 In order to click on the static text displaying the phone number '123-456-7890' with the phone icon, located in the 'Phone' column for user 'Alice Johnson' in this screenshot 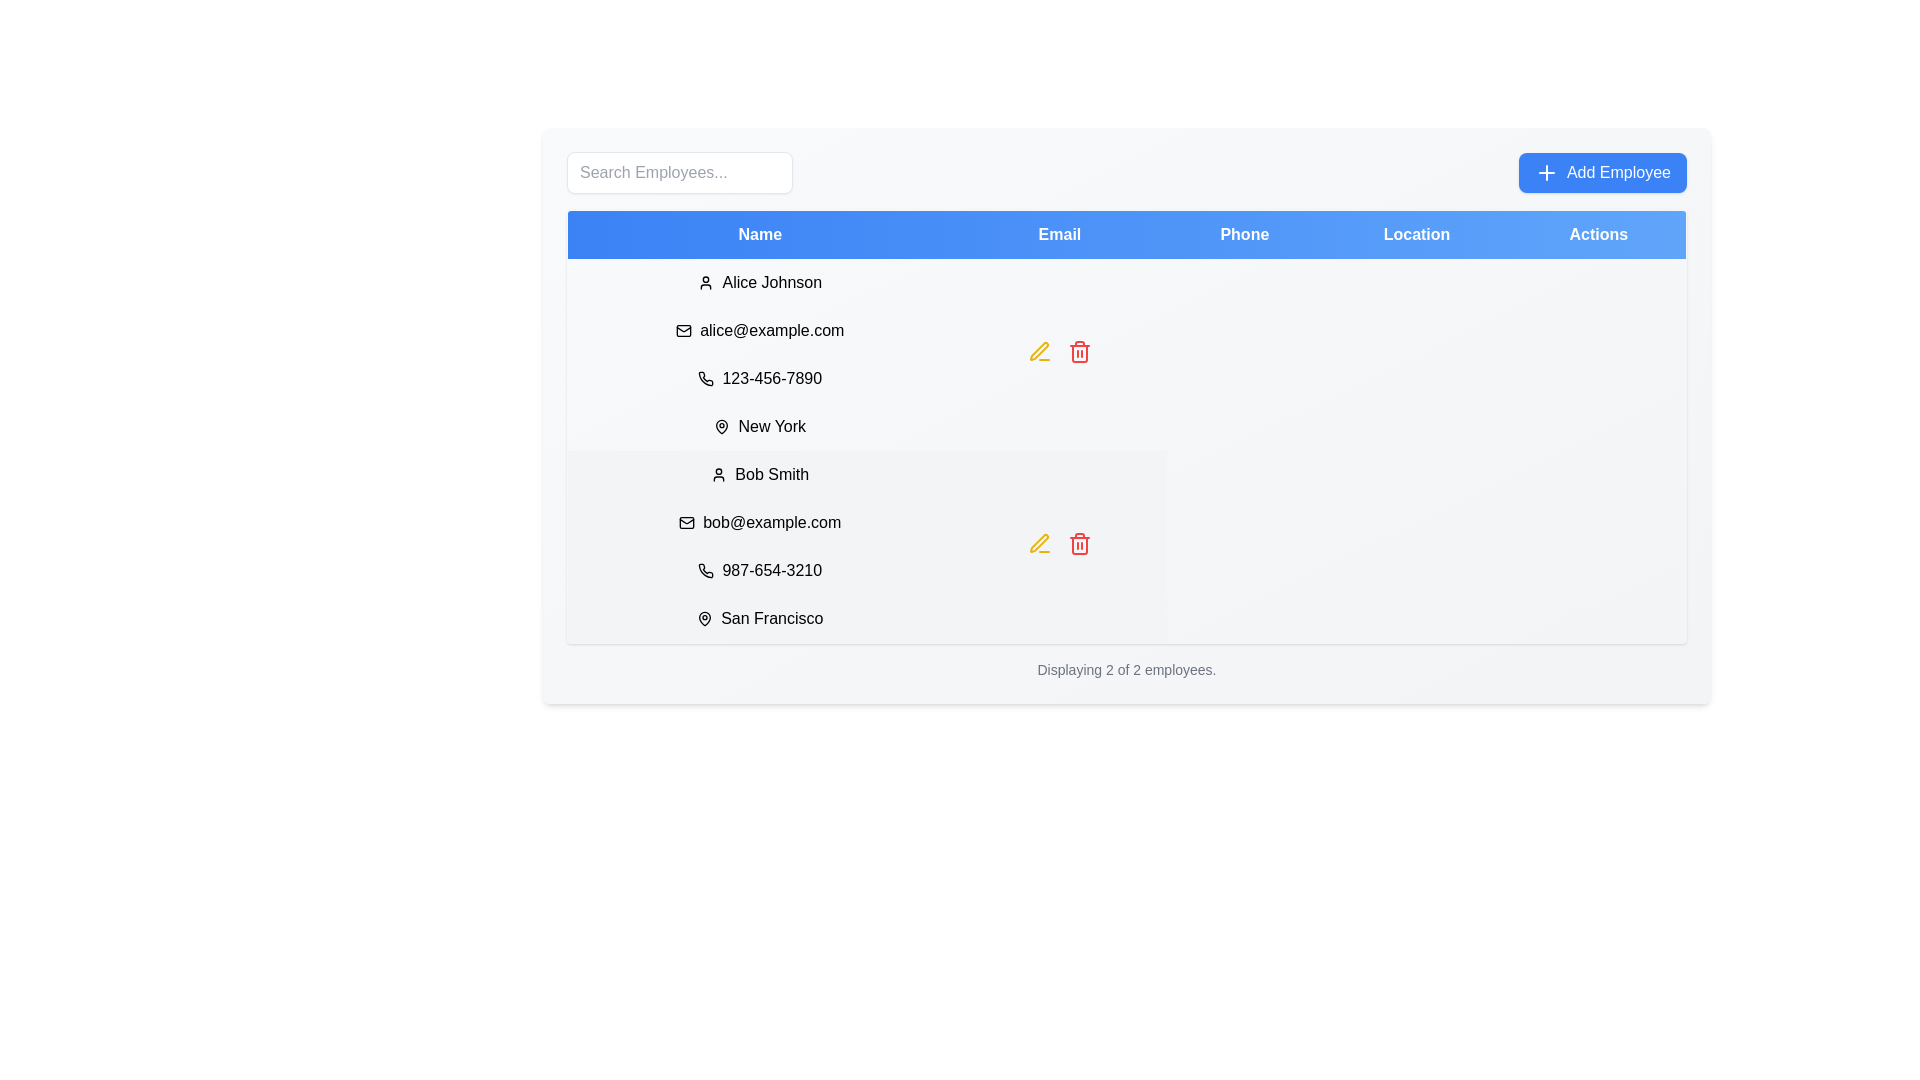, I will do `click(759, 378)`.